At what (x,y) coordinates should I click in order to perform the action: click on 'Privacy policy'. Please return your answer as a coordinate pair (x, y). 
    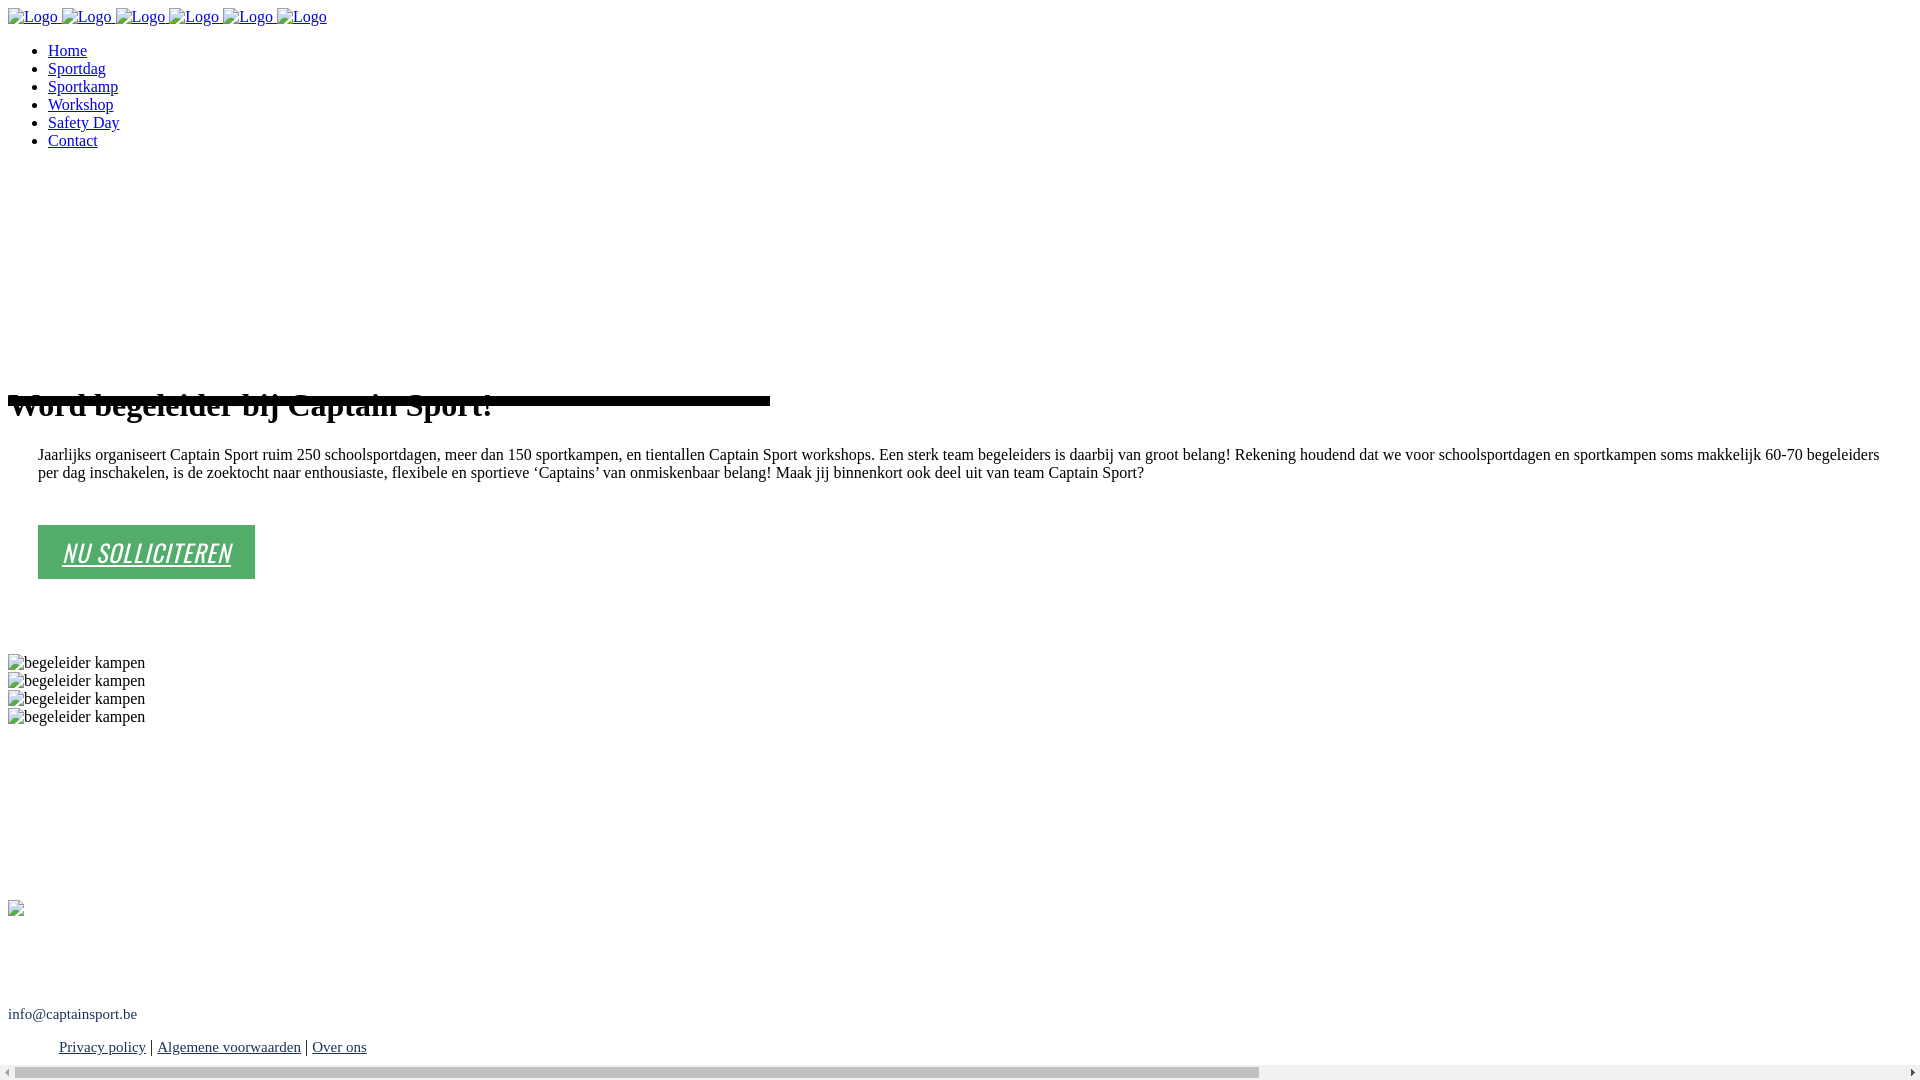
    Looking at the image, I should click on (85, 1045).